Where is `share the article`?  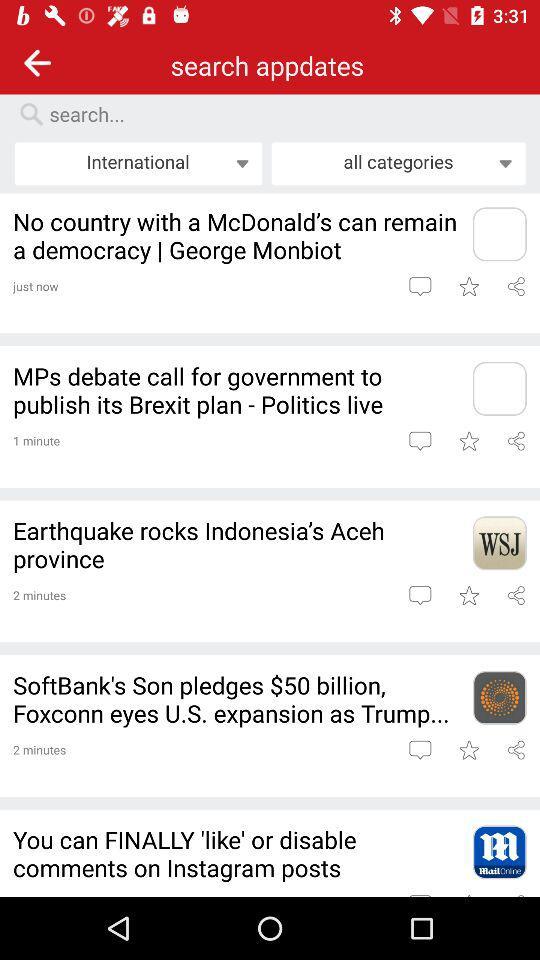
share the article is located at coordinates (516, 748).